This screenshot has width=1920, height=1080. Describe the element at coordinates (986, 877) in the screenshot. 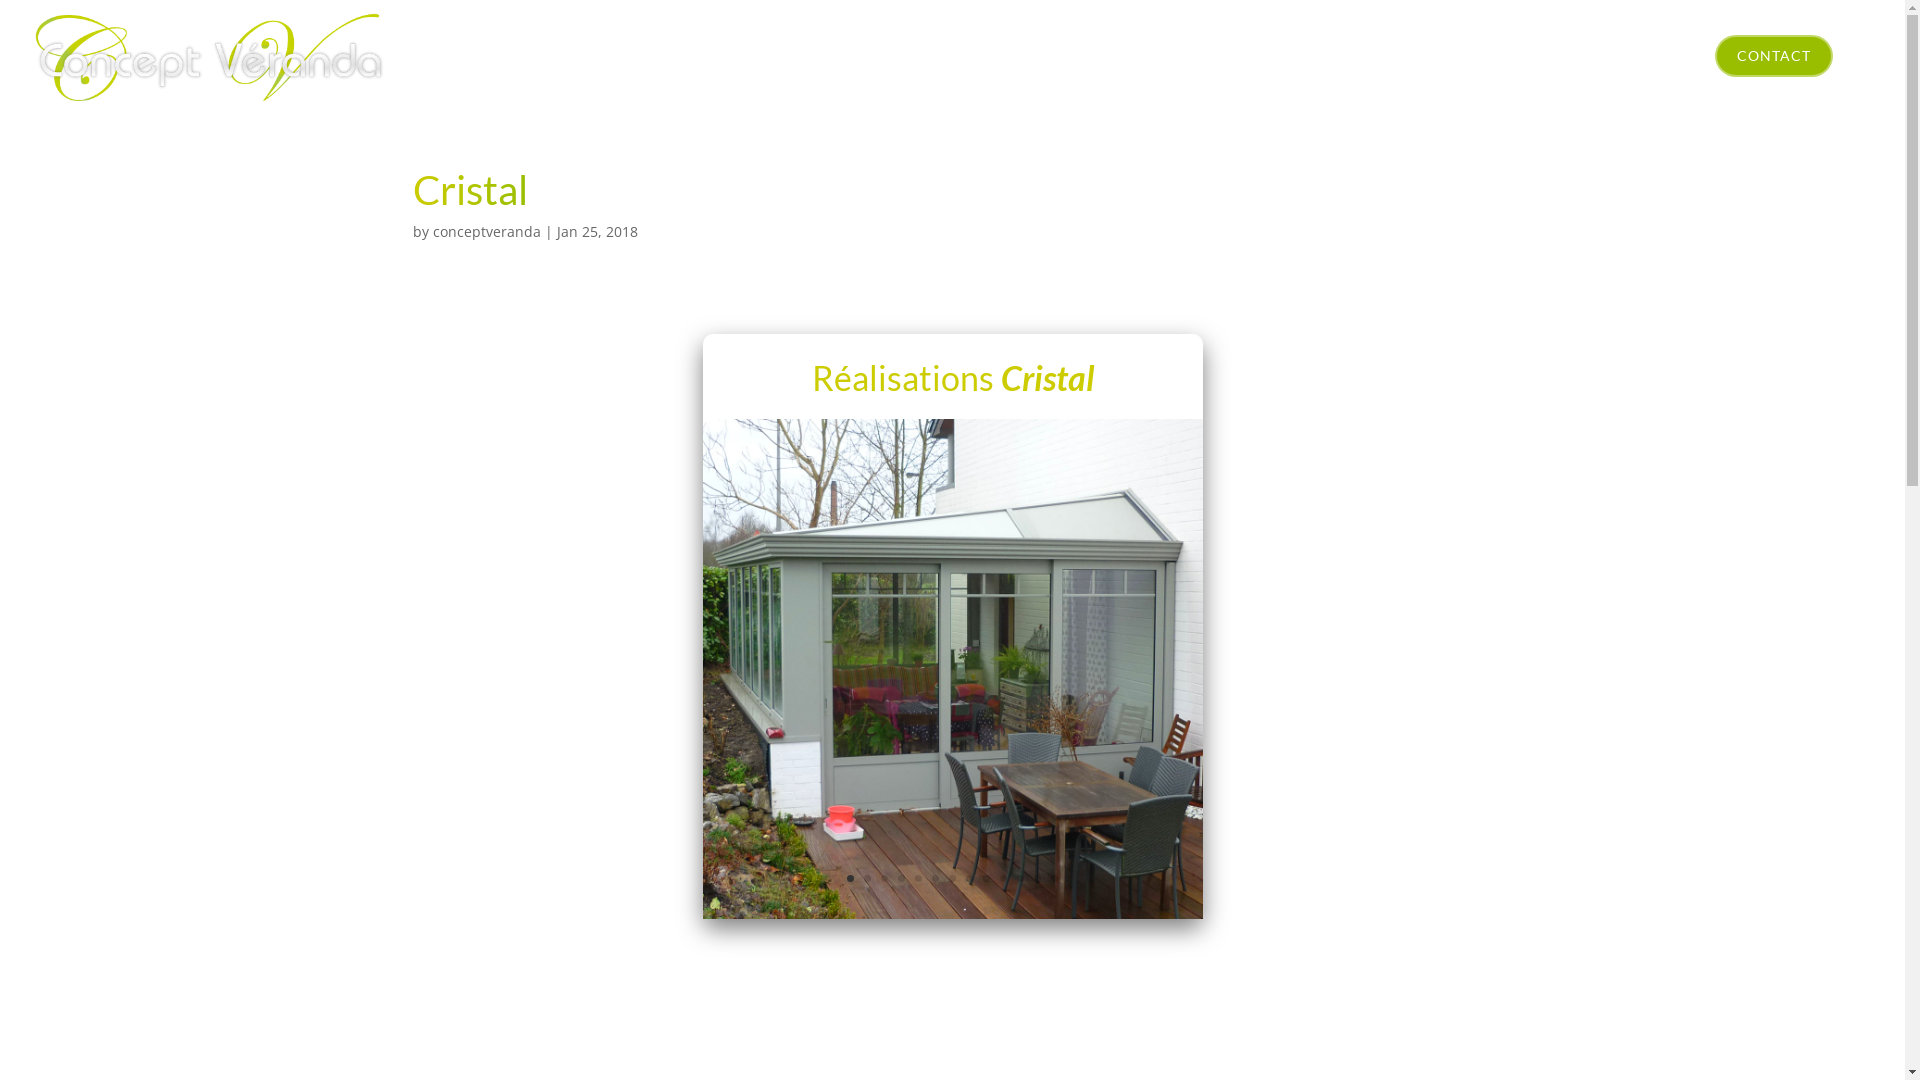

I see `'9'` at that location.